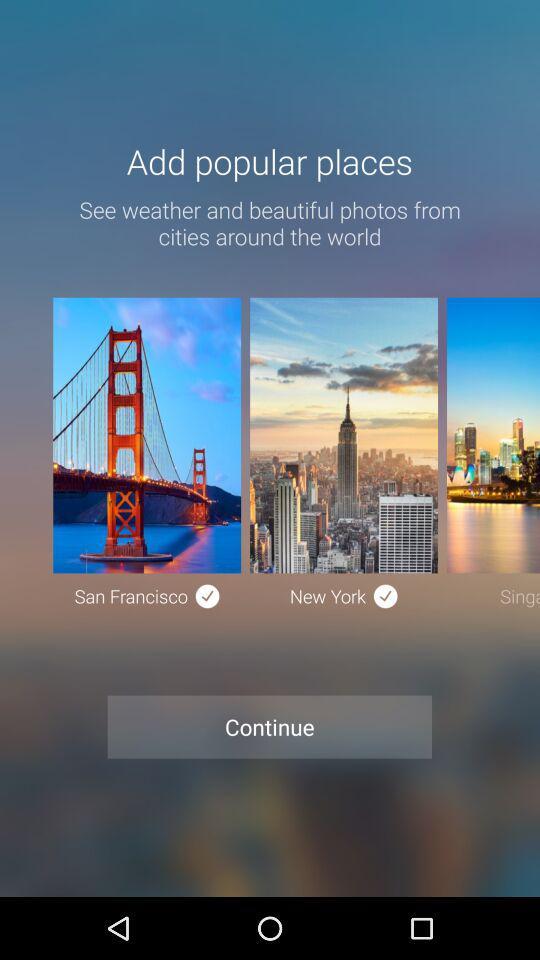 Image resolution: width=540 pixels, height=960 pixels. What do you see at coordinates (146, 435) in the screenshot?
I see `the image above san francisco` at bounding box center [146, 435].